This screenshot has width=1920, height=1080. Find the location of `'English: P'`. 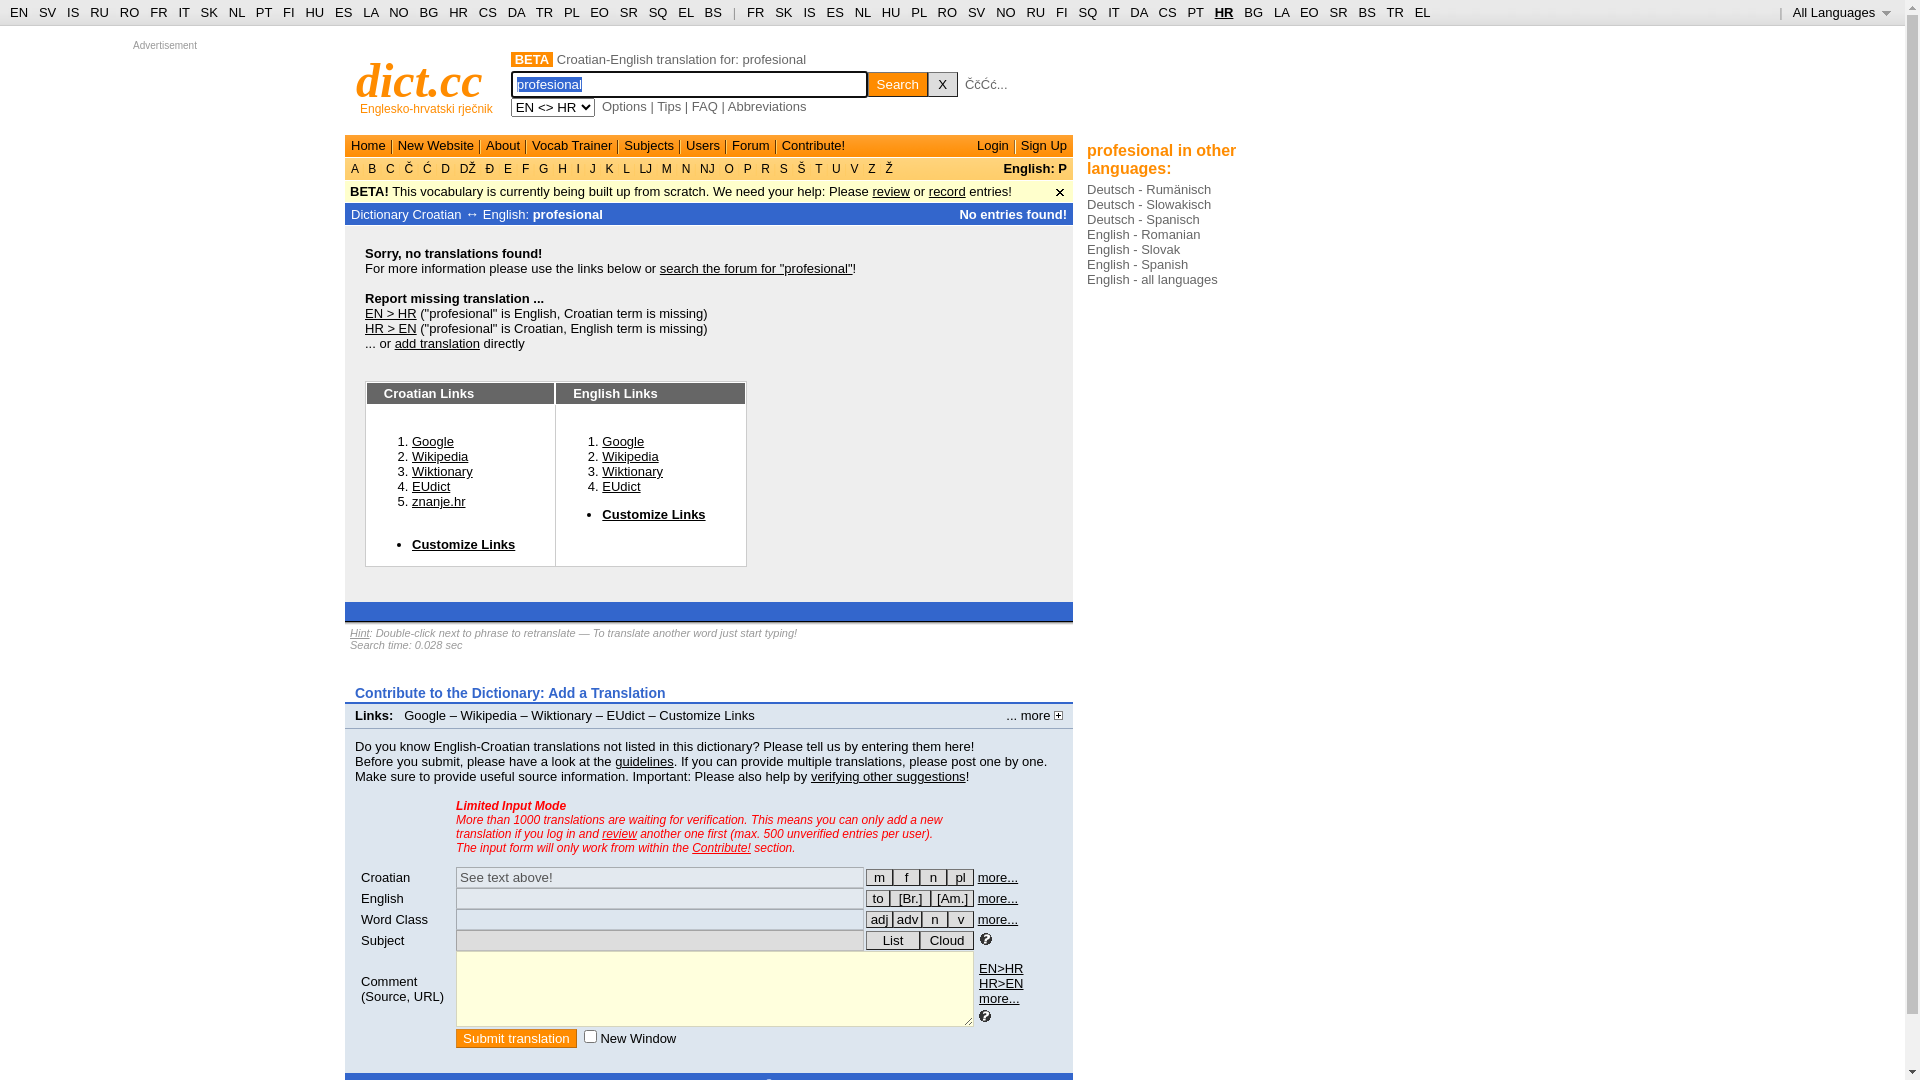

'English: P' is located at coordinates (1035, 167).